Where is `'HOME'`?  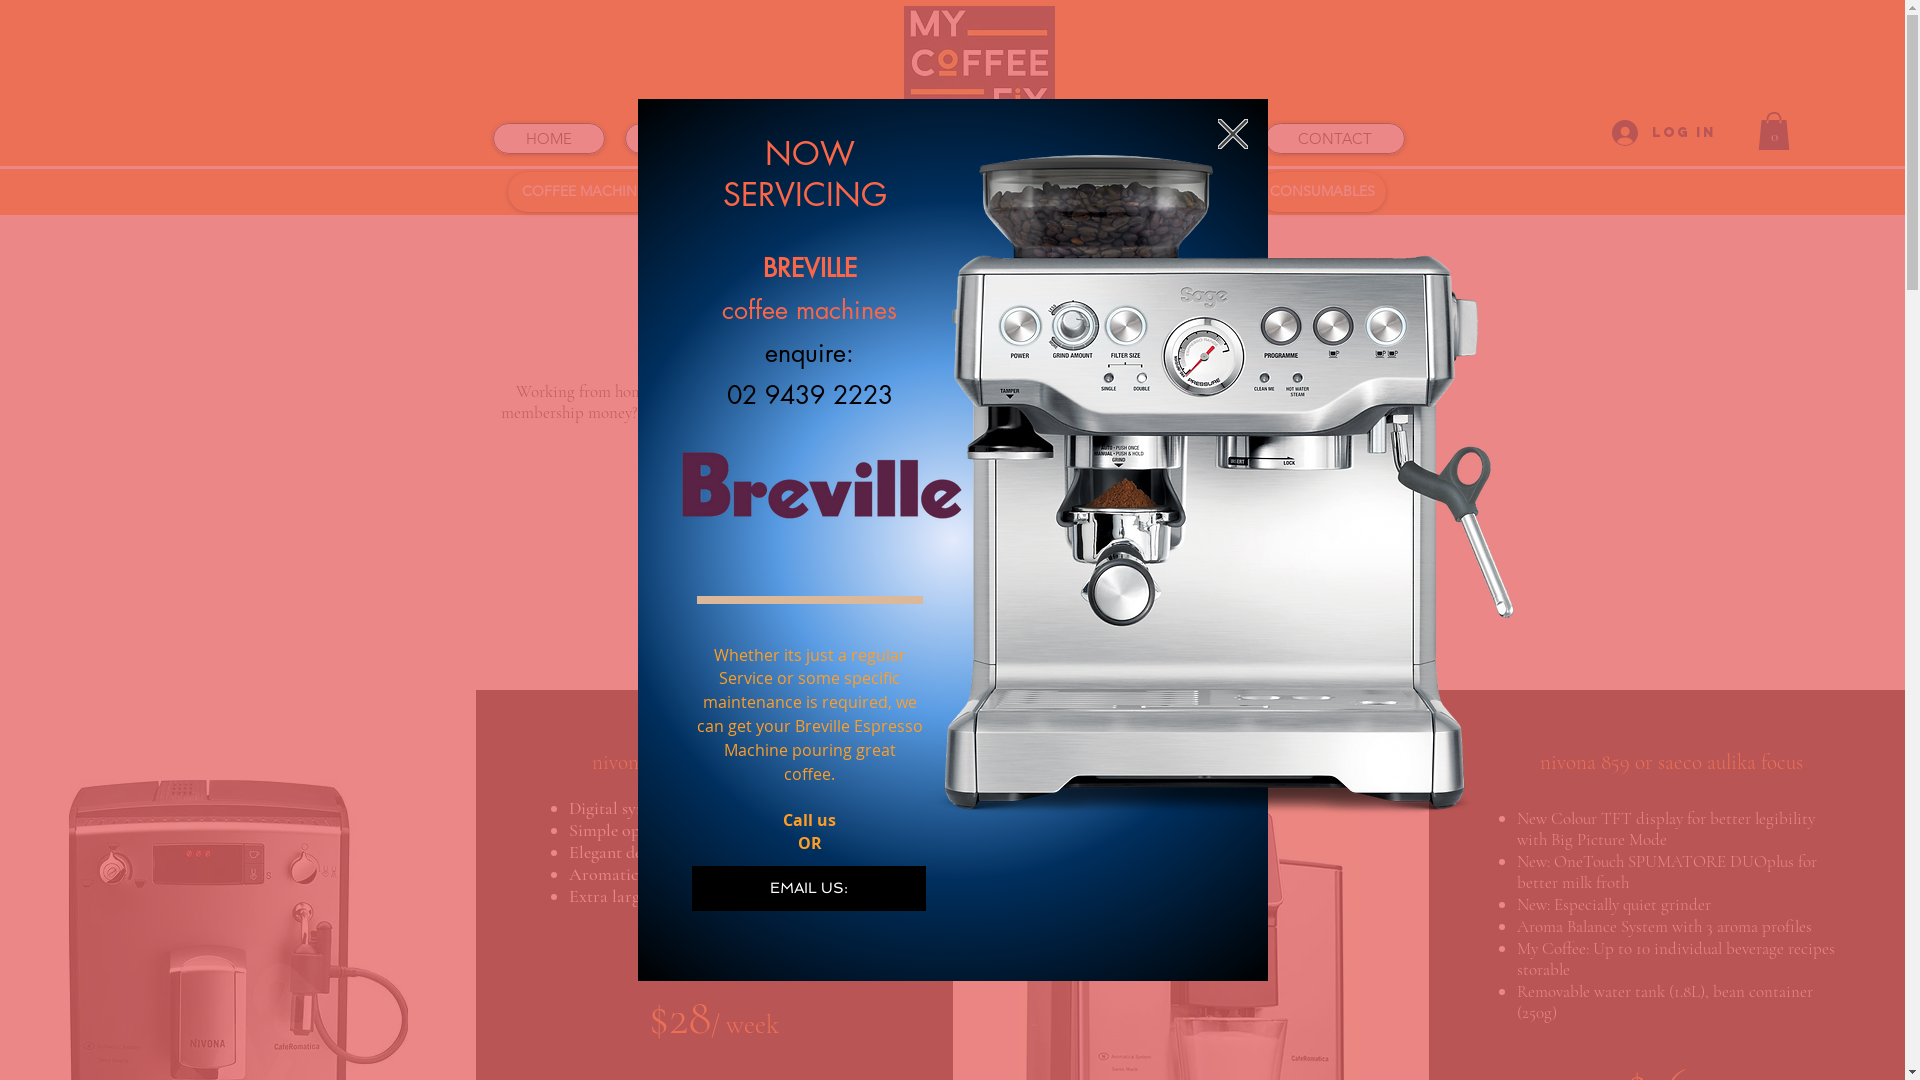 'HOME' is located at coordinates (547, 137).